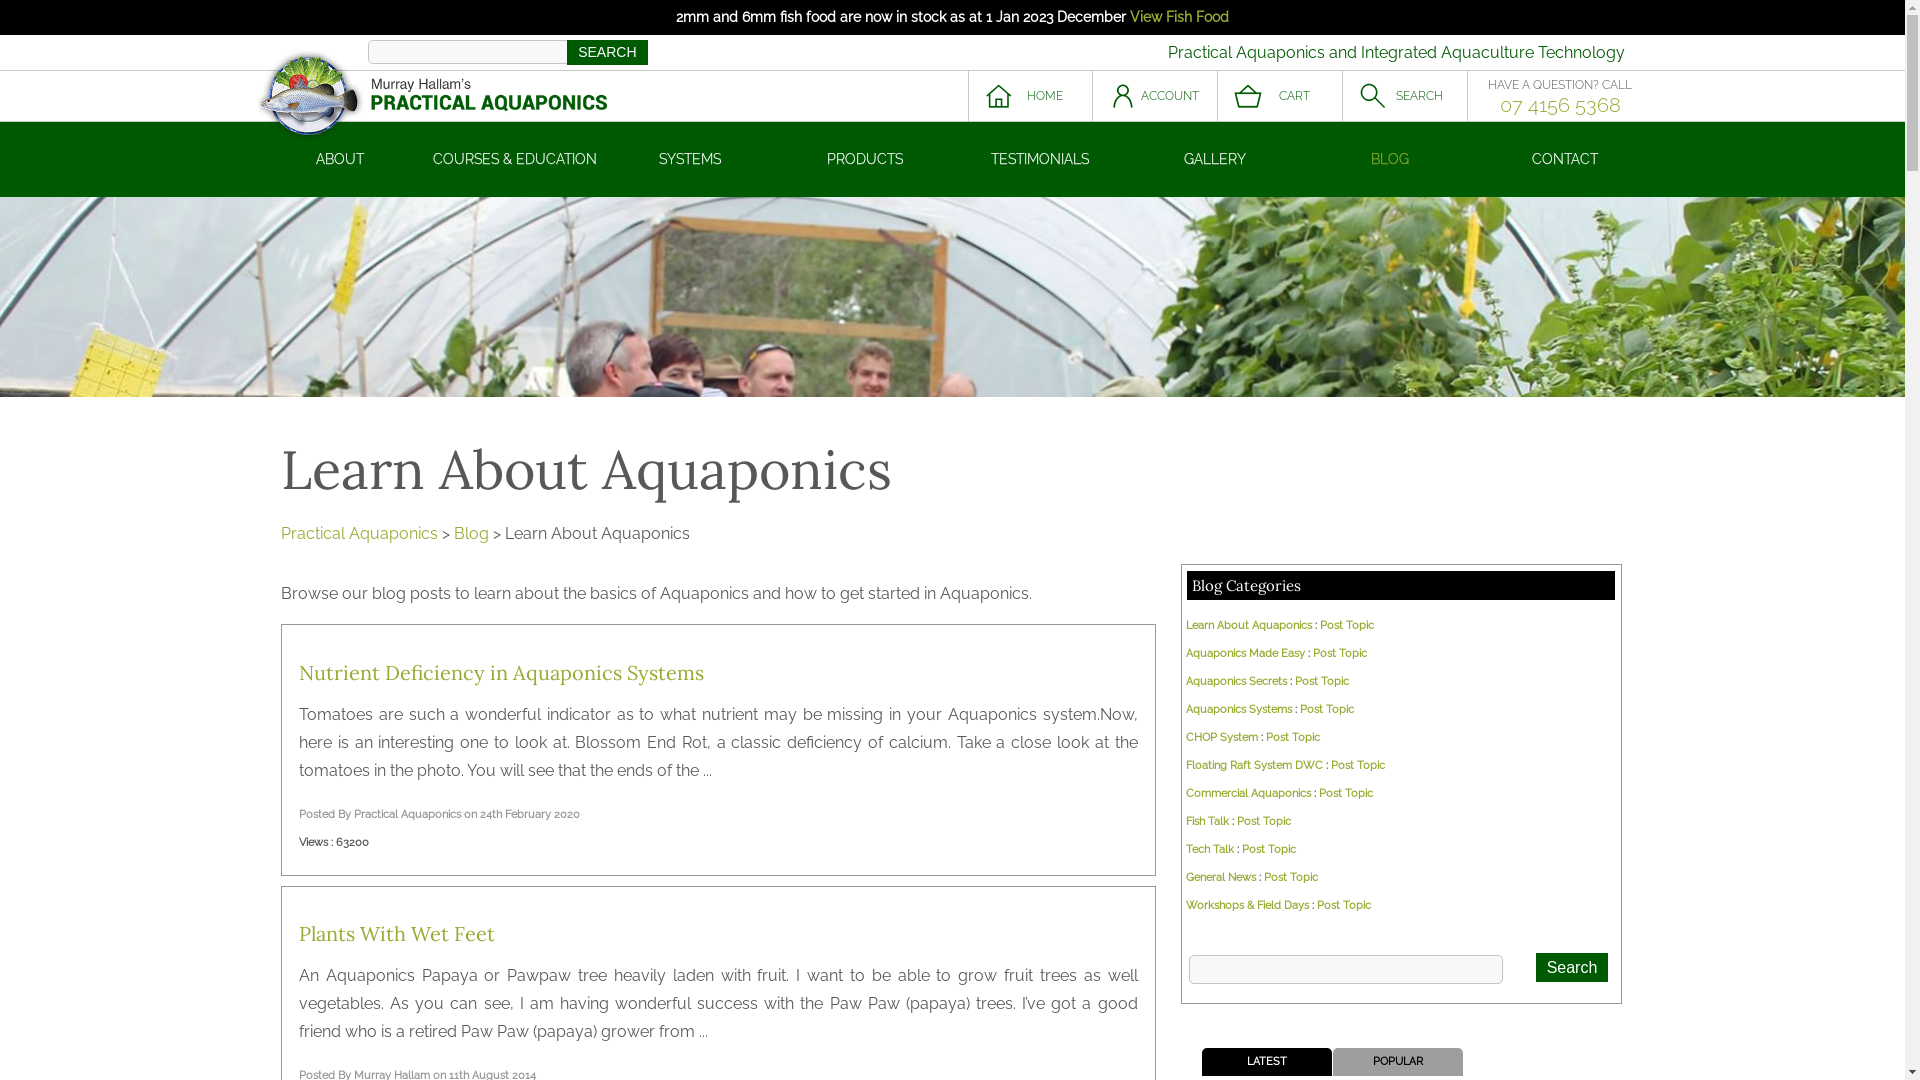  What do you see at coordinates (1039, 158) in the screenshot?
I see `'TESTIMONIALS'` at bounding box center [1039, 158].